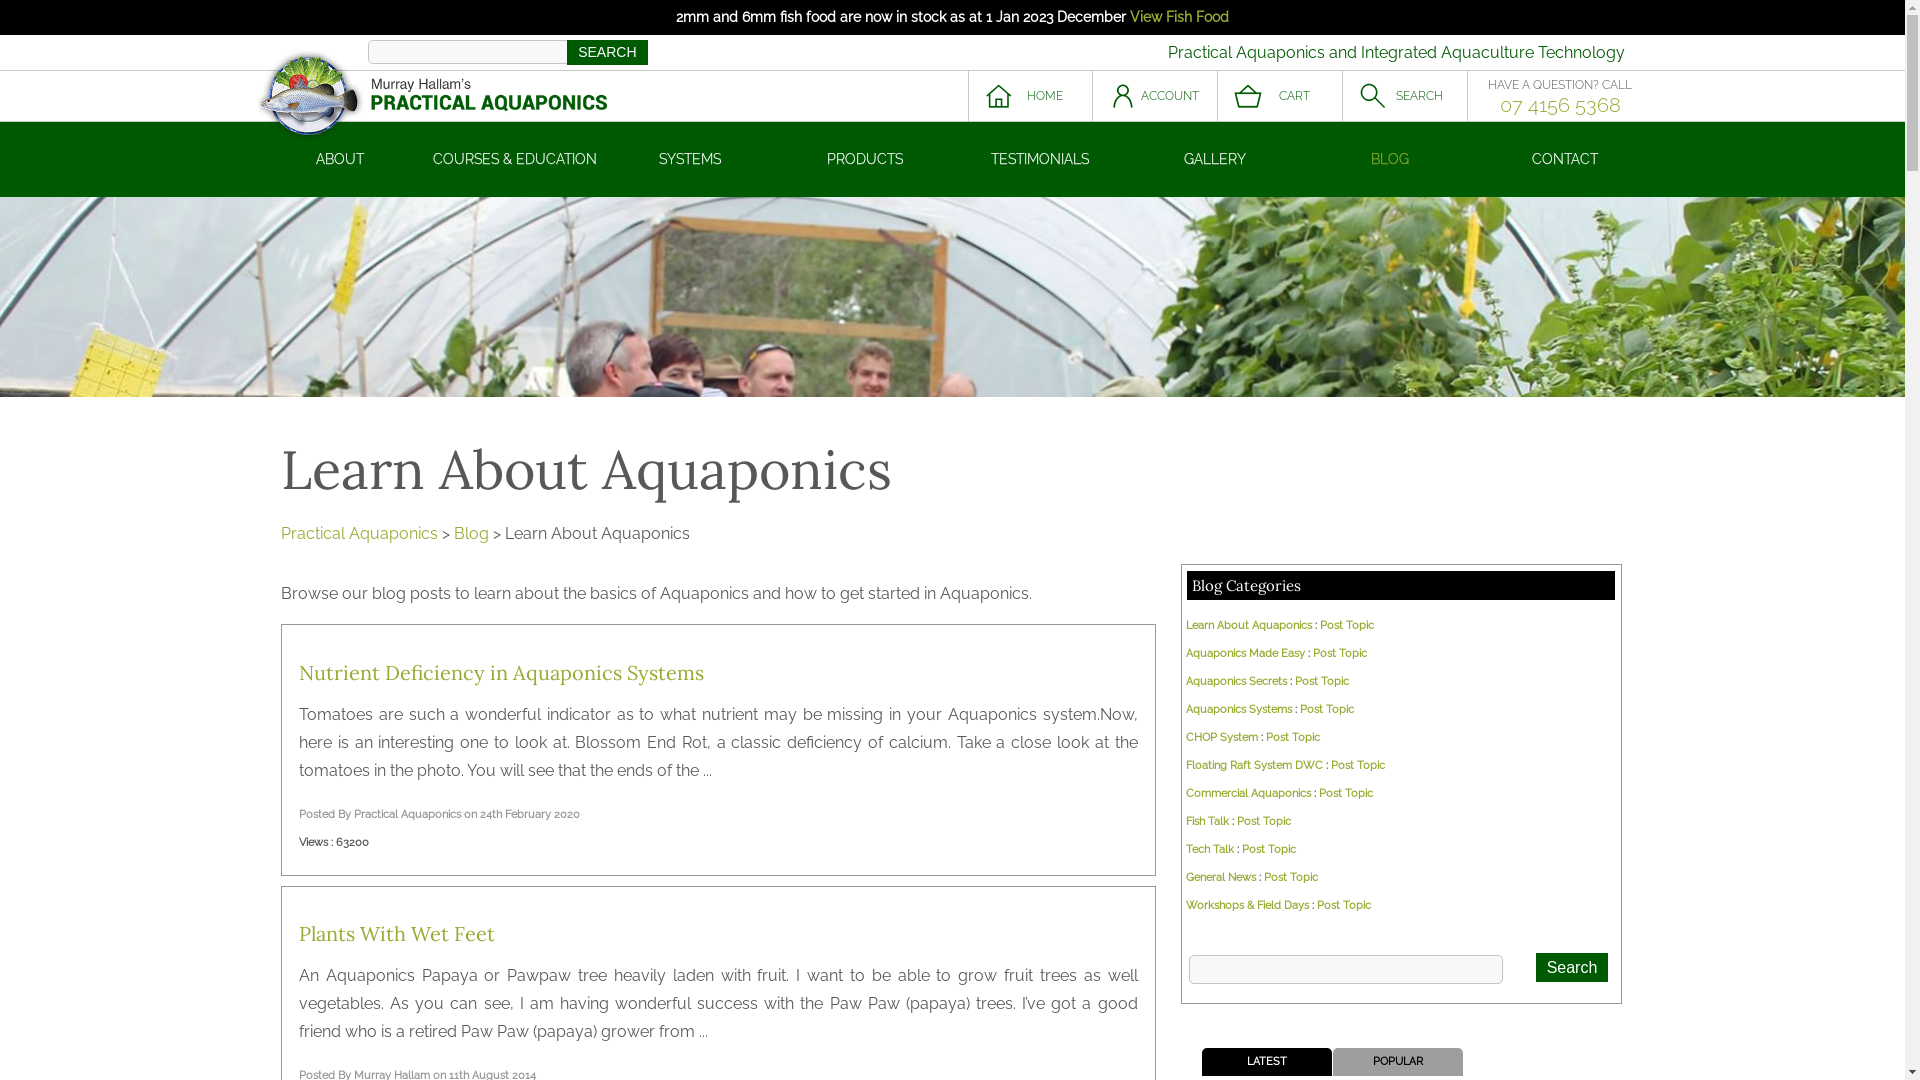  What do you see at coordinates (1039, 158) in the screenshot?
I see `'TESTIMONIALS'` at bounding box center [1039, 158].